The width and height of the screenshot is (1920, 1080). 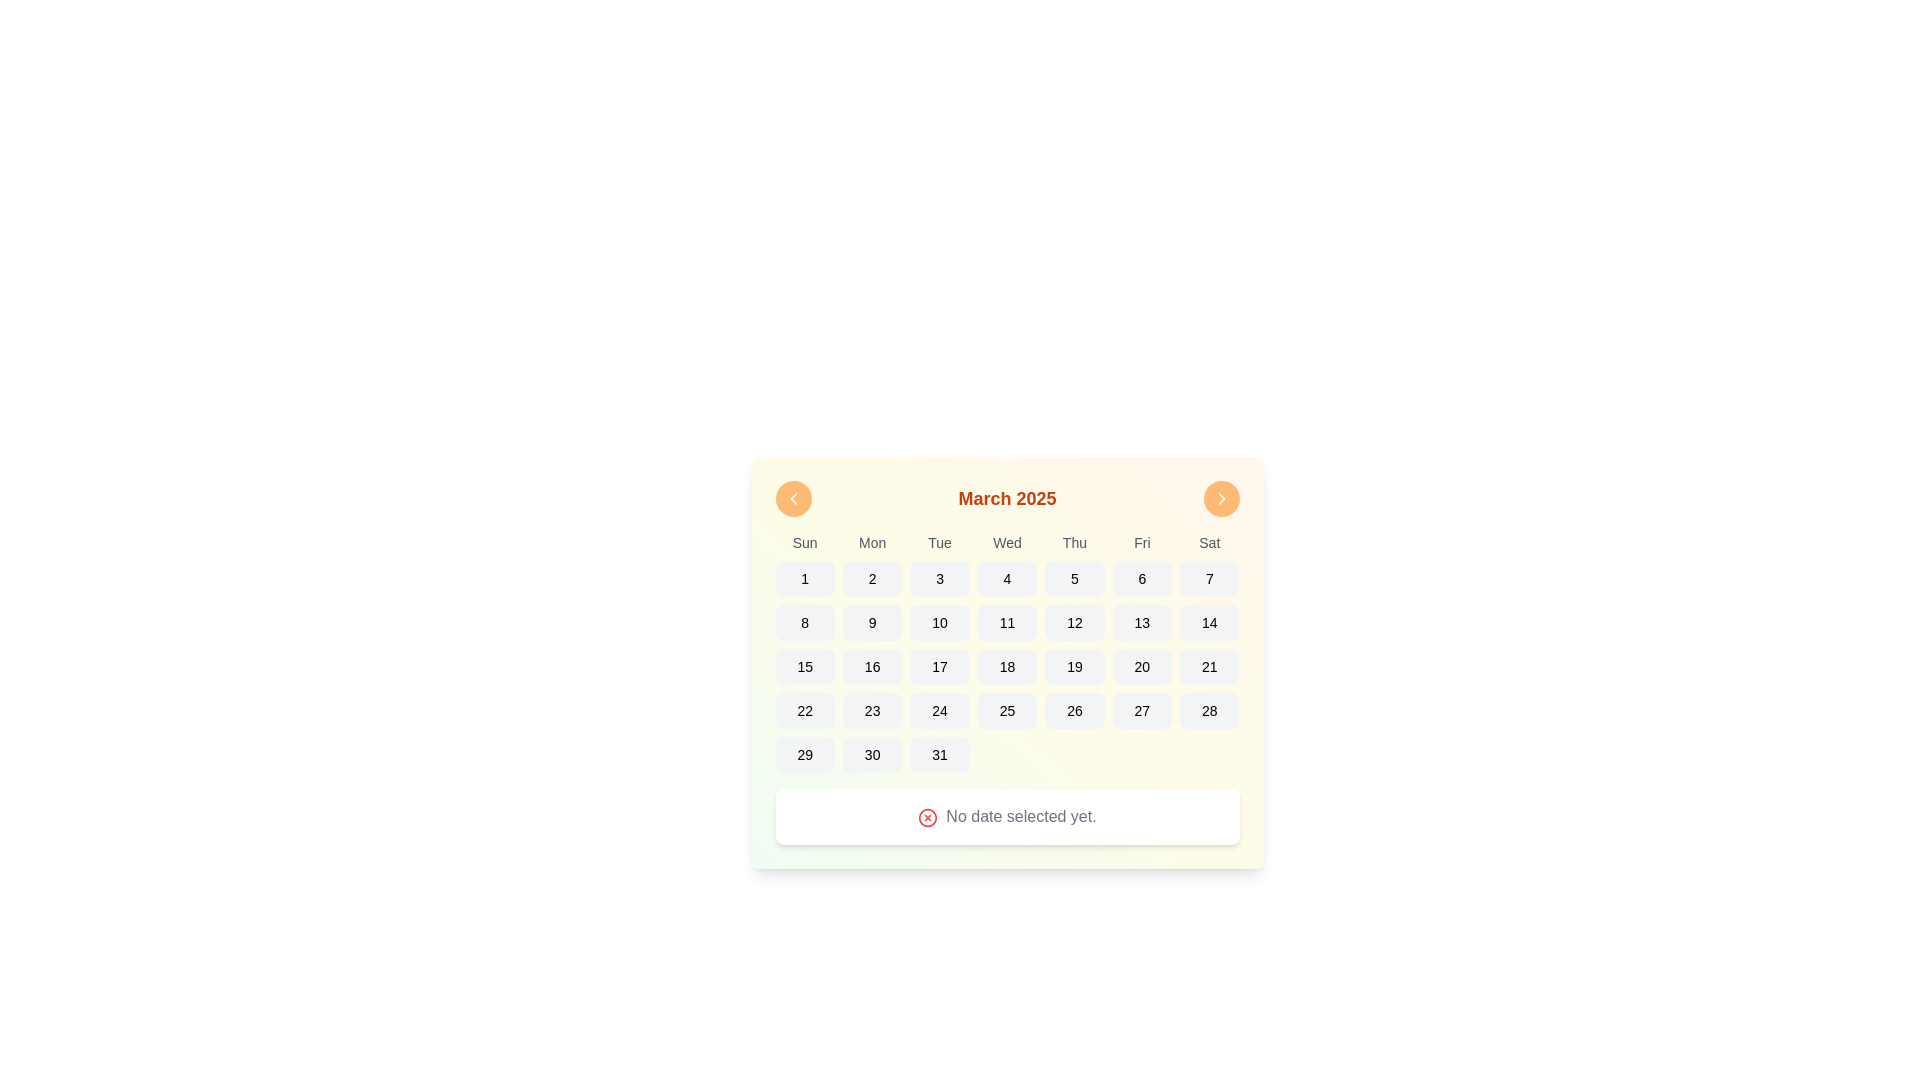 What do you see at coordinates (1007, 652) in the screenshot?
I see `the date cell within the calendar for March 2025` at bounding box center [1007, 652].